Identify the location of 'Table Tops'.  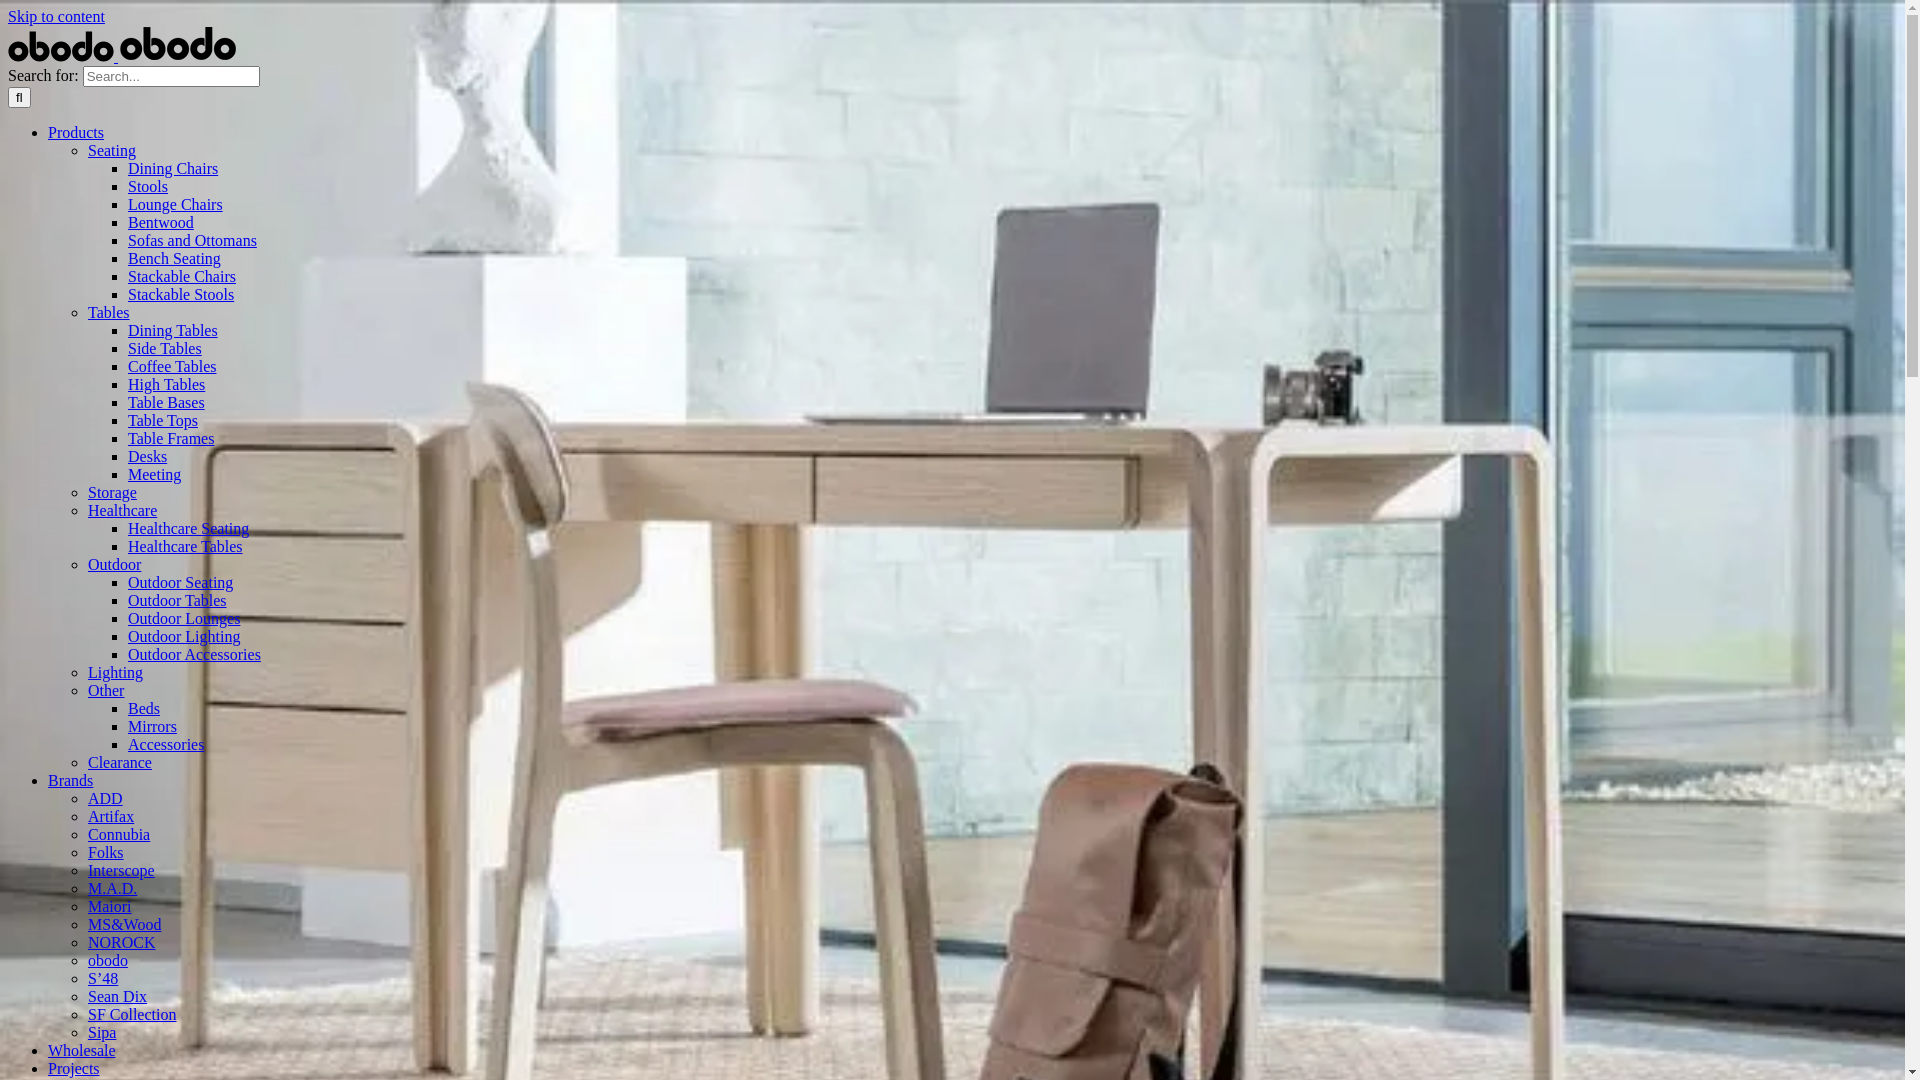
(127, 419).